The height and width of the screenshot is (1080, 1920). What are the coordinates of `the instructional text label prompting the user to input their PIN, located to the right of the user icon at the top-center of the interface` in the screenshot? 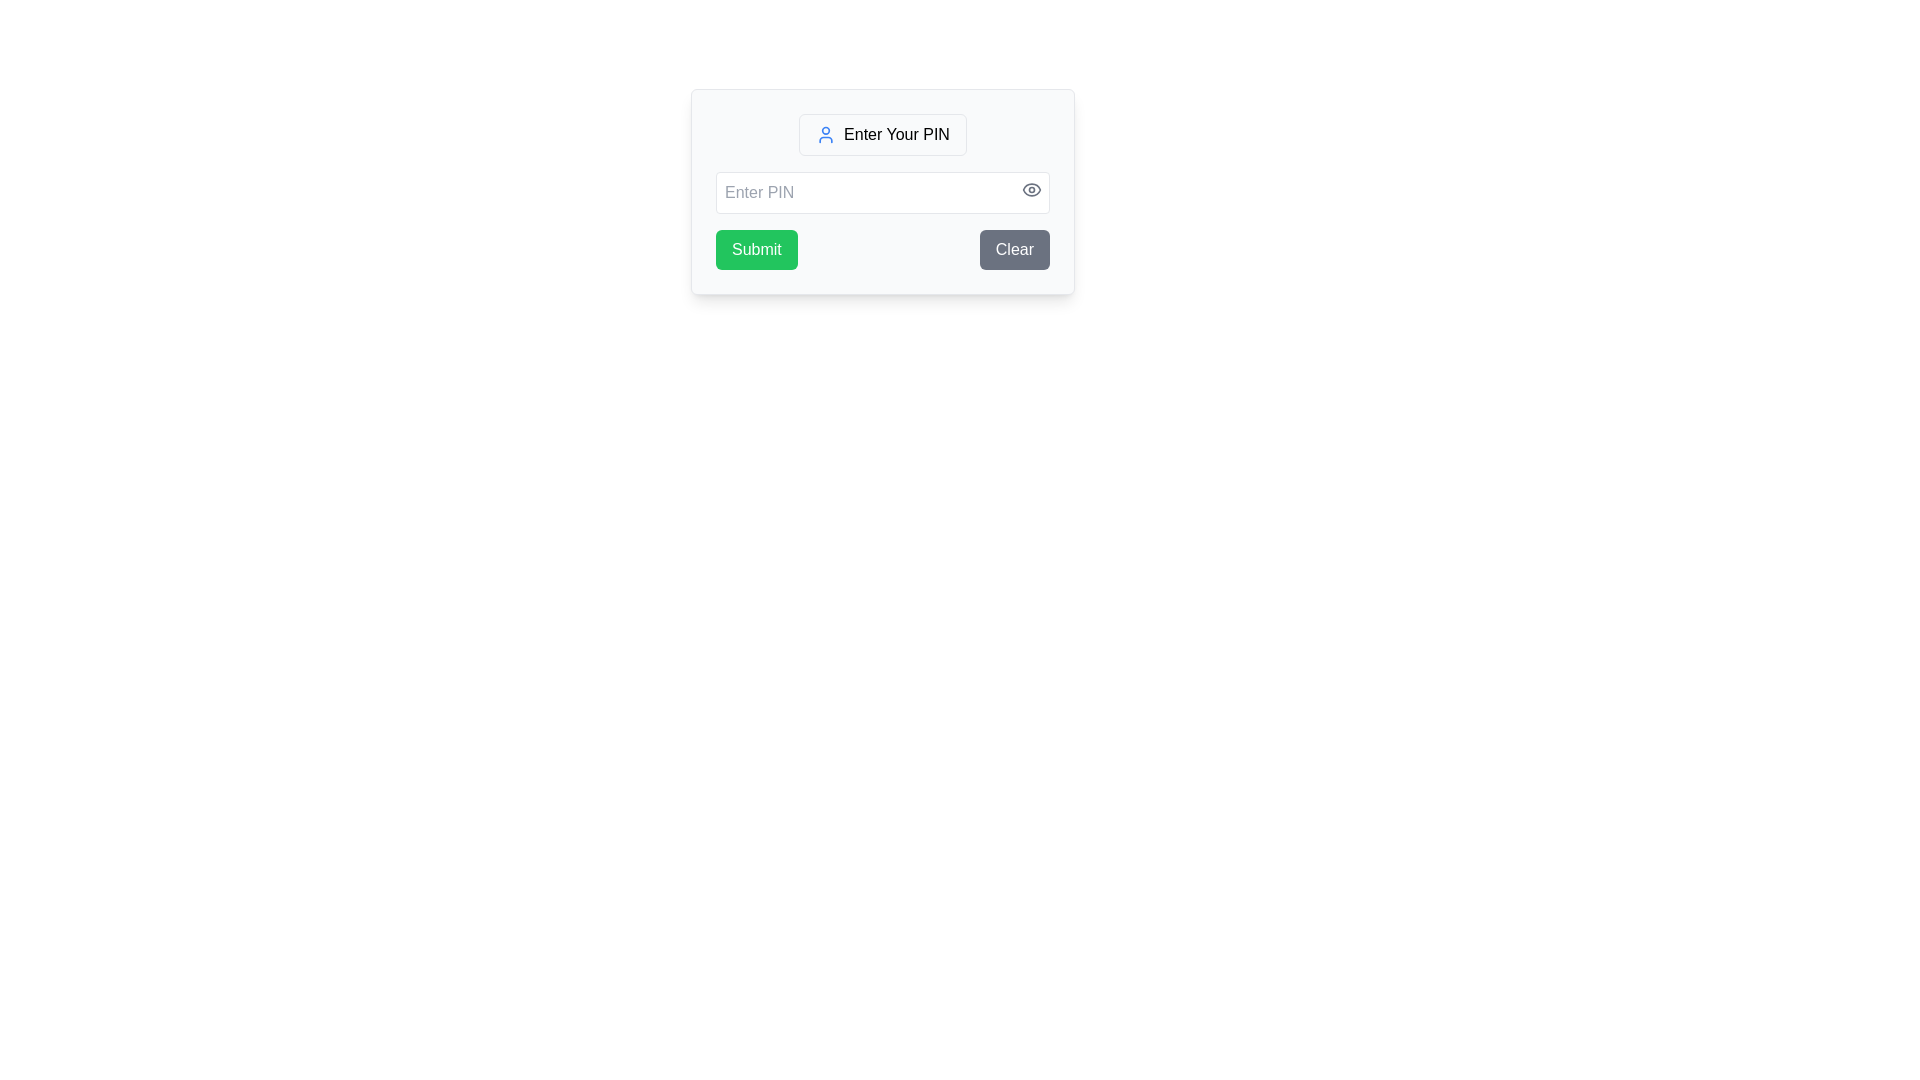 It's located at (896, 135).